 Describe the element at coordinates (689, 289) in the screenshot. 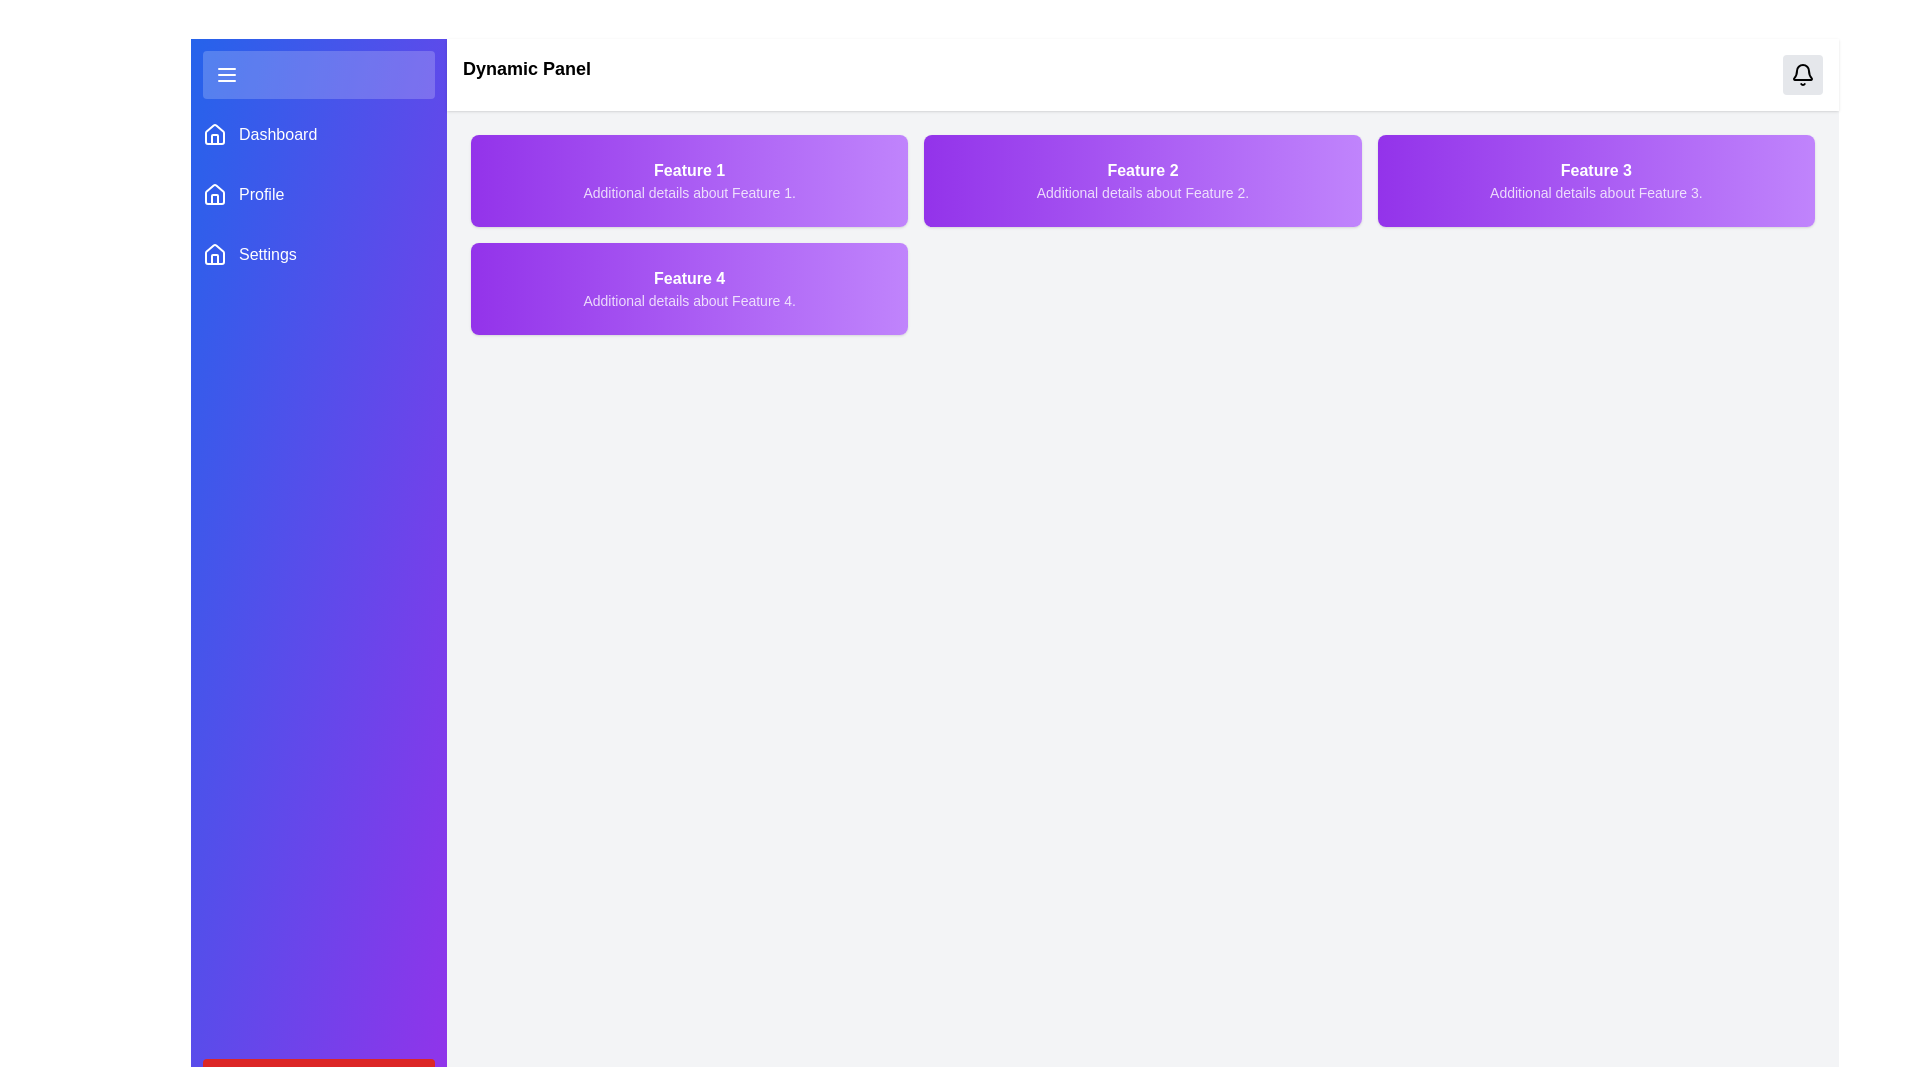

I see `the informational card representing 'Feature 4', located in the second row, first column of the grid layout` at that location.